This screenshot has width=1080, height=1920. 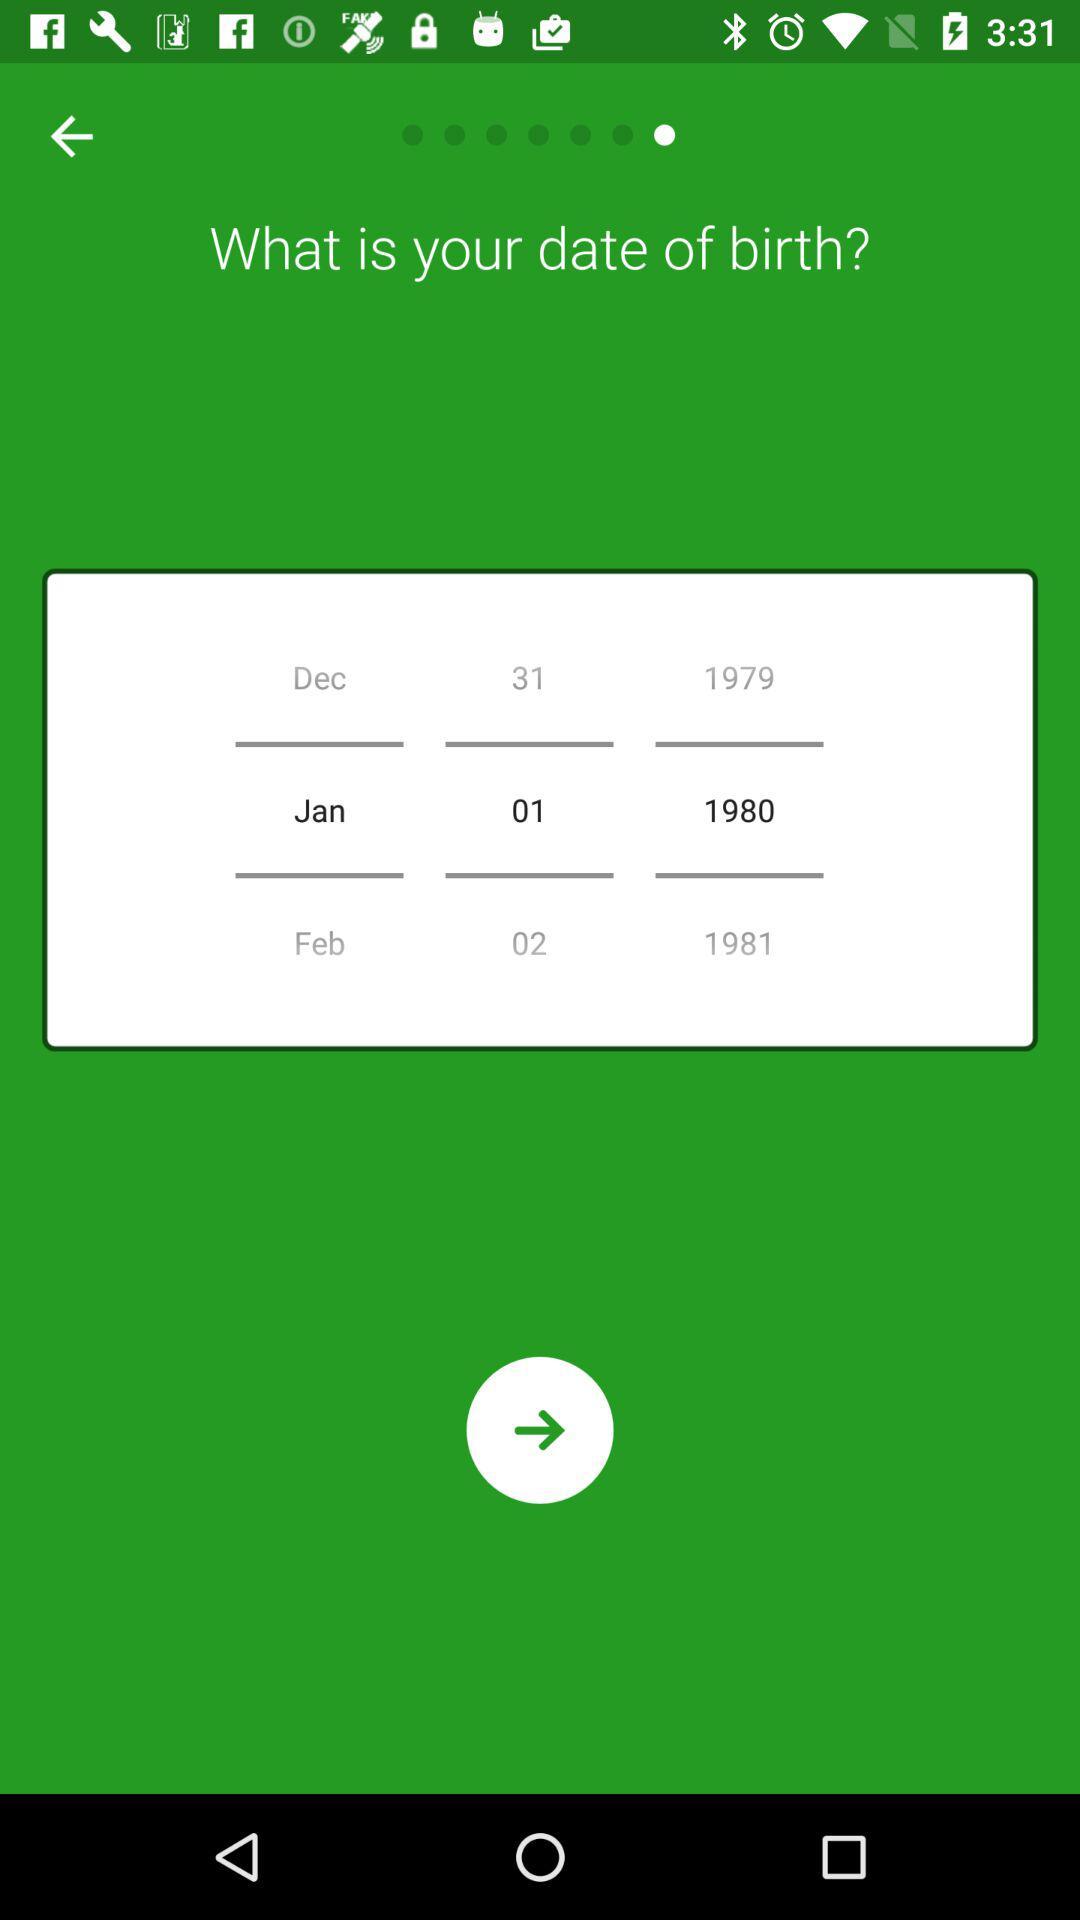 What do you see at coordinates (63, 134) in the screenshot?
I see `back` at bounding box center [63, 134].